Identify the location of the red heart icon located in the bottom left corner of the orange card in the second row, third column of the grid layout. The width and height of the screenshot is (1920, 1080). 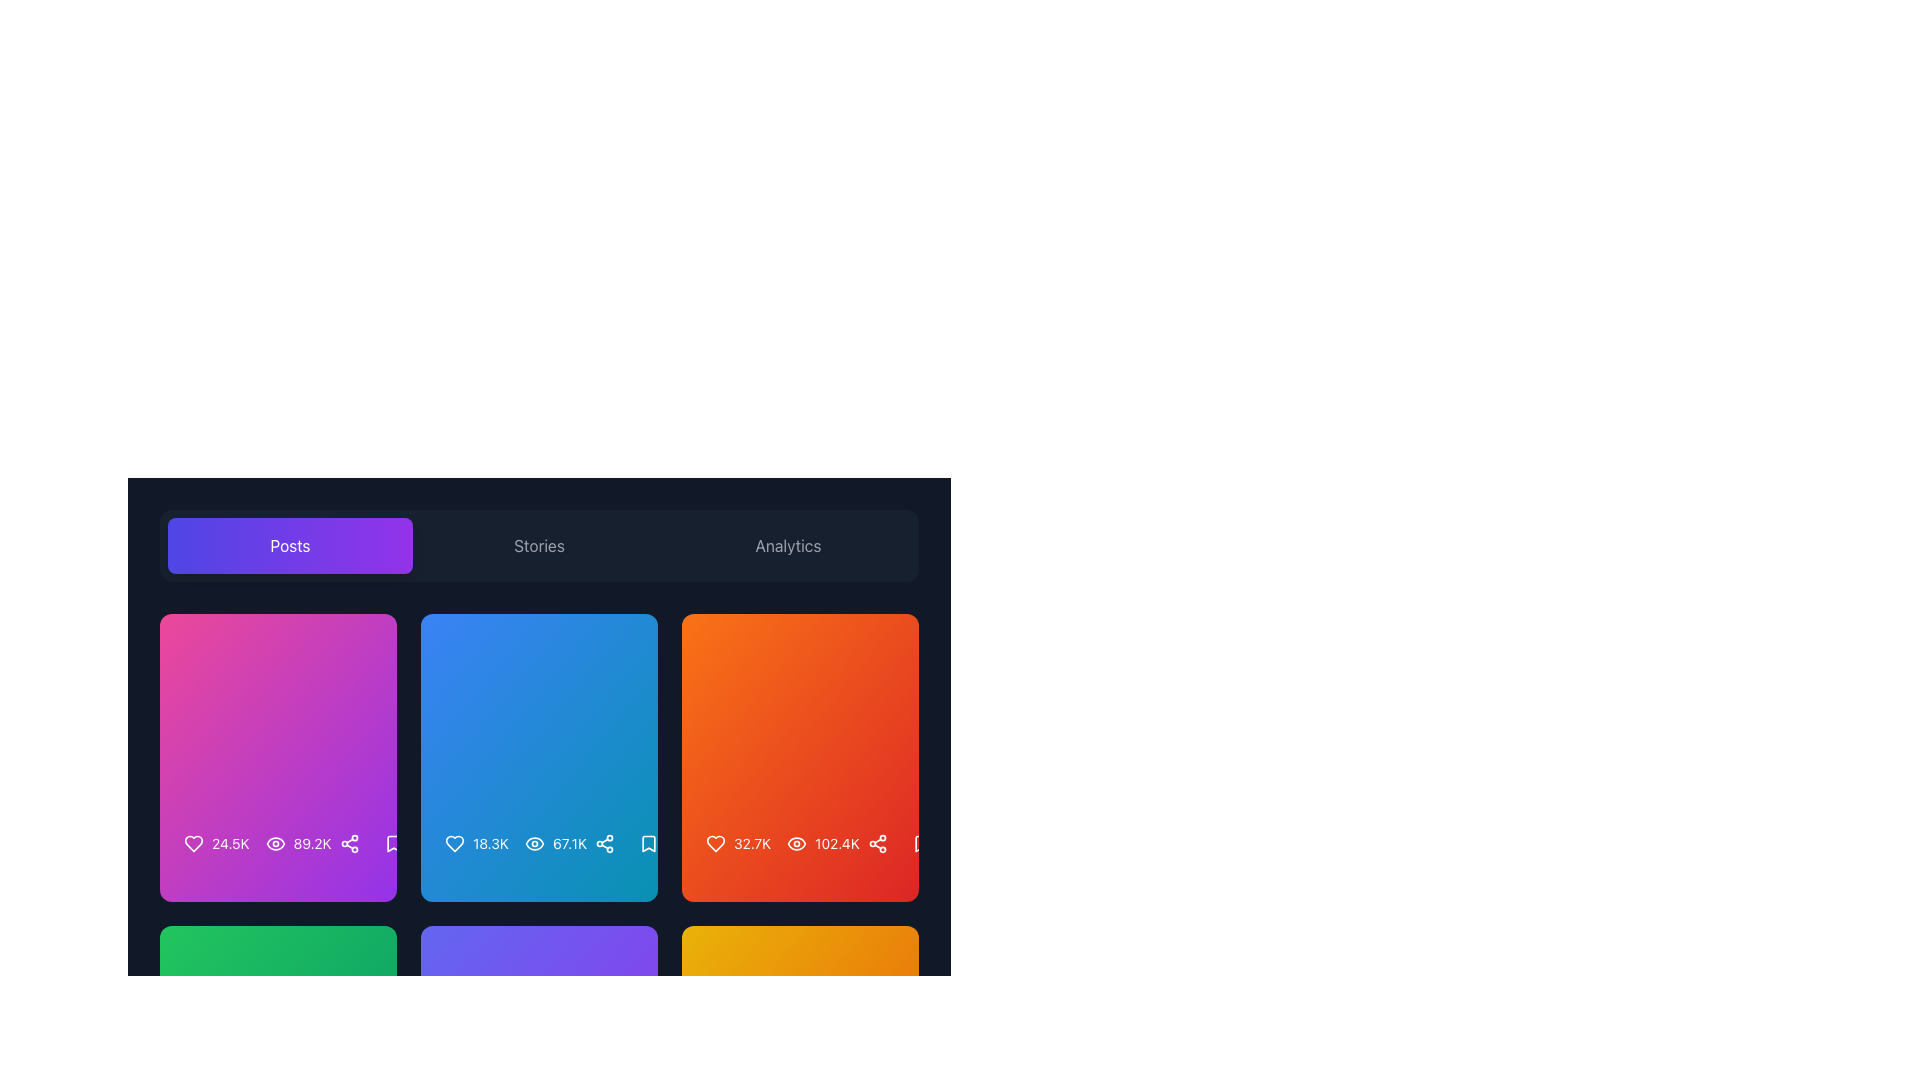
(715, 844).